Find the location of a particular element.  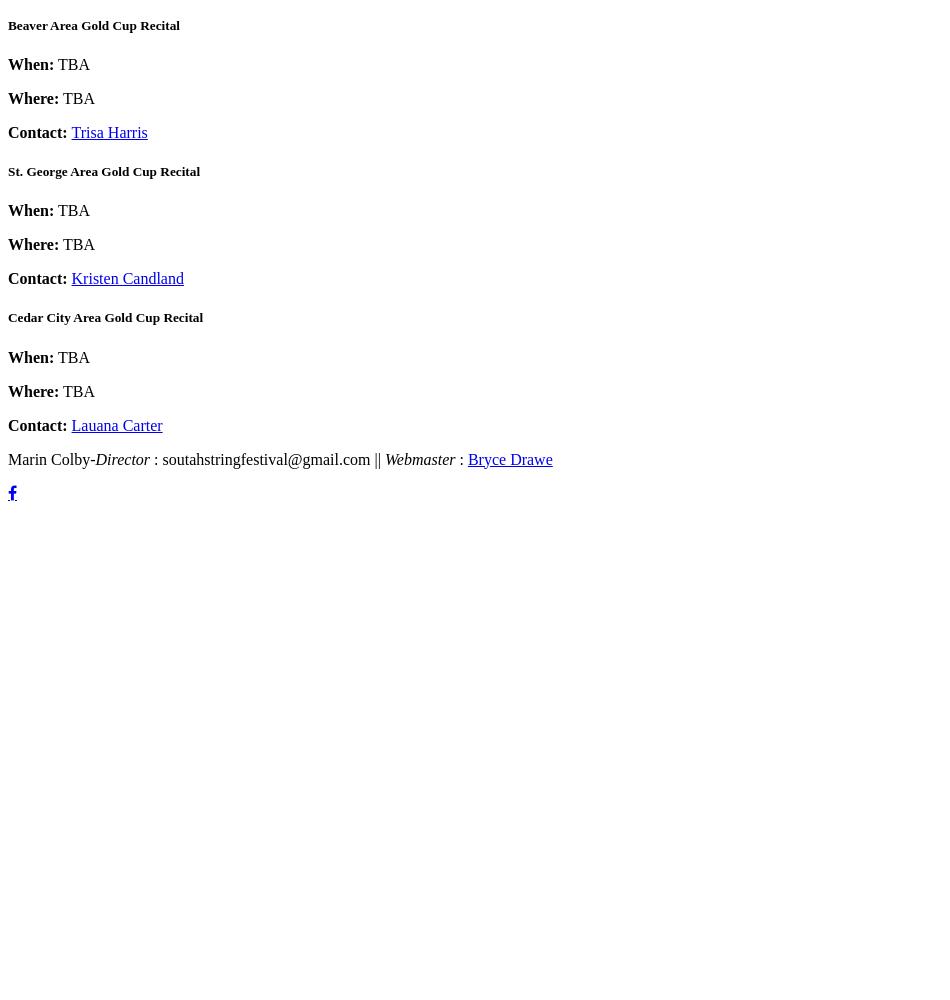

':' is located at coordinates (462, 457).